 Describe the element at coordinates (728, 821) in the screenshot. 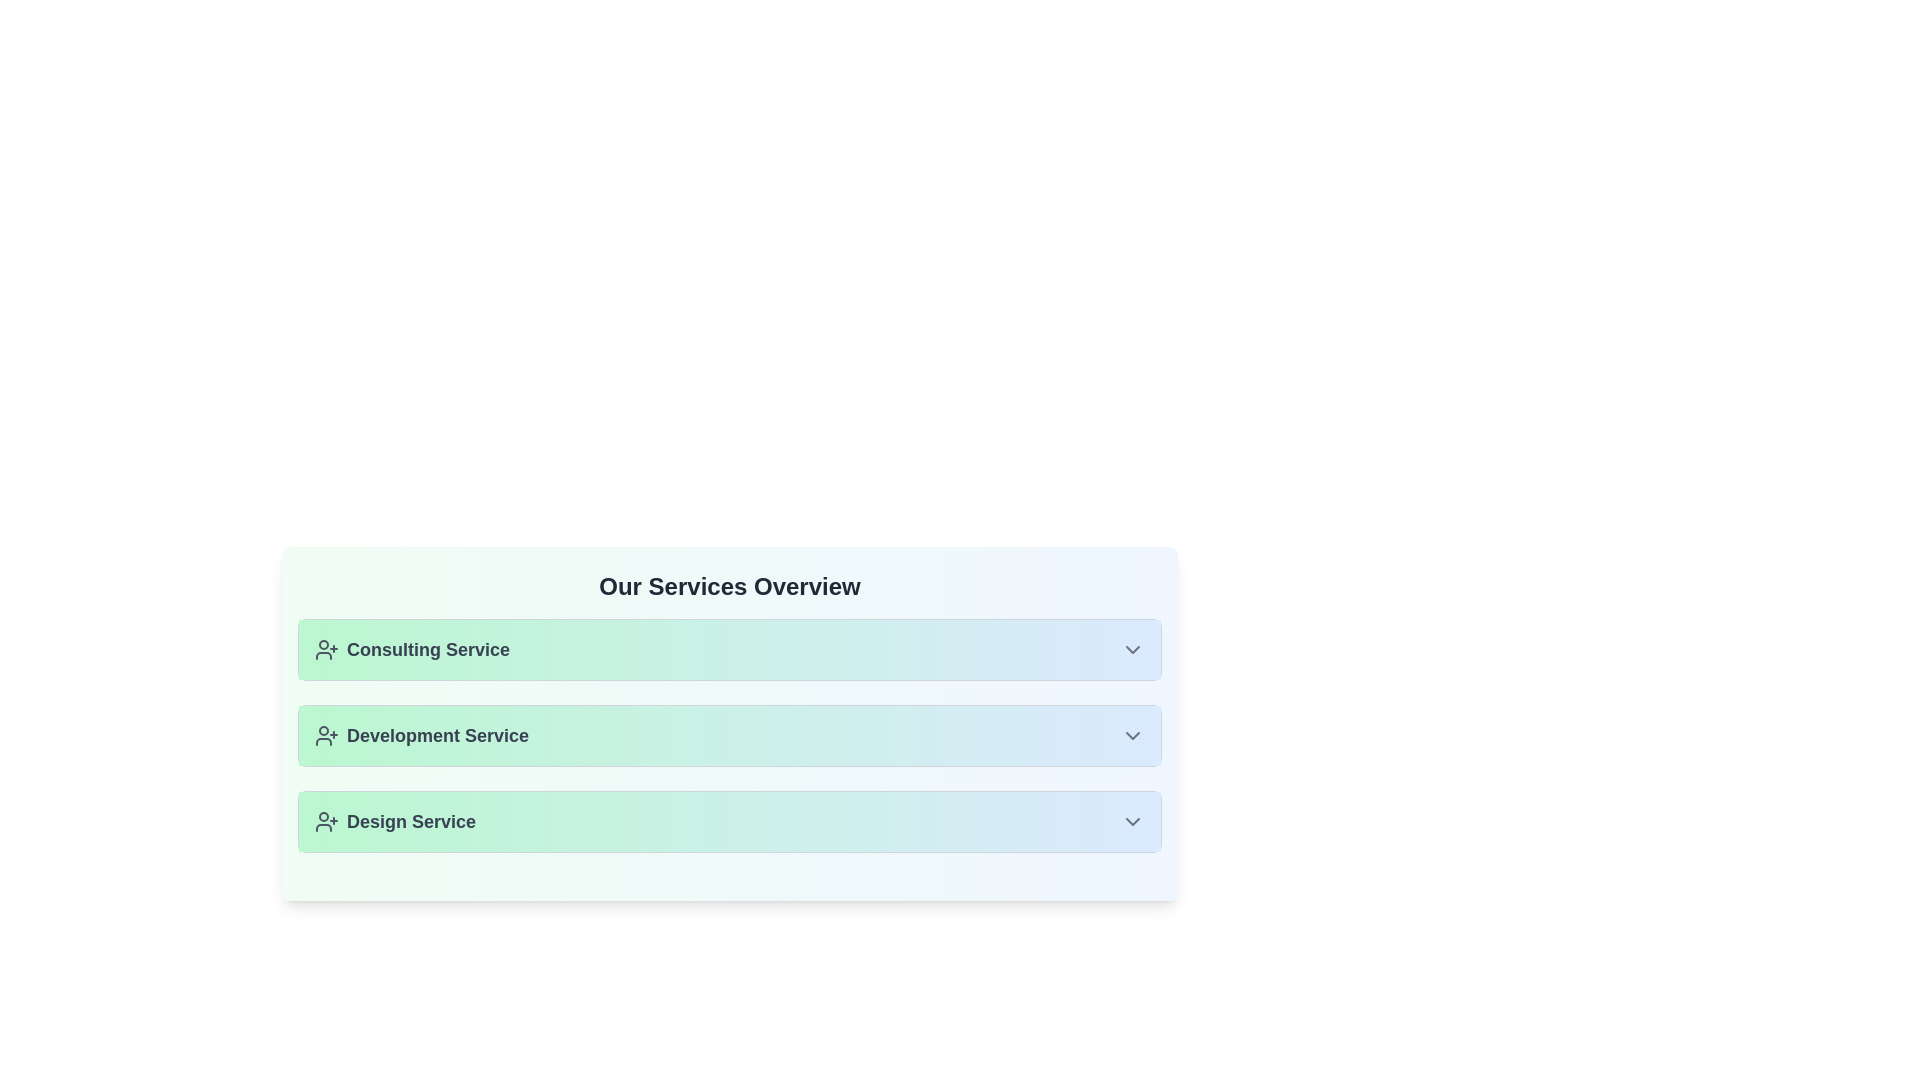

I see `the button that represents the selectable item for 'Design Service'` at that location.